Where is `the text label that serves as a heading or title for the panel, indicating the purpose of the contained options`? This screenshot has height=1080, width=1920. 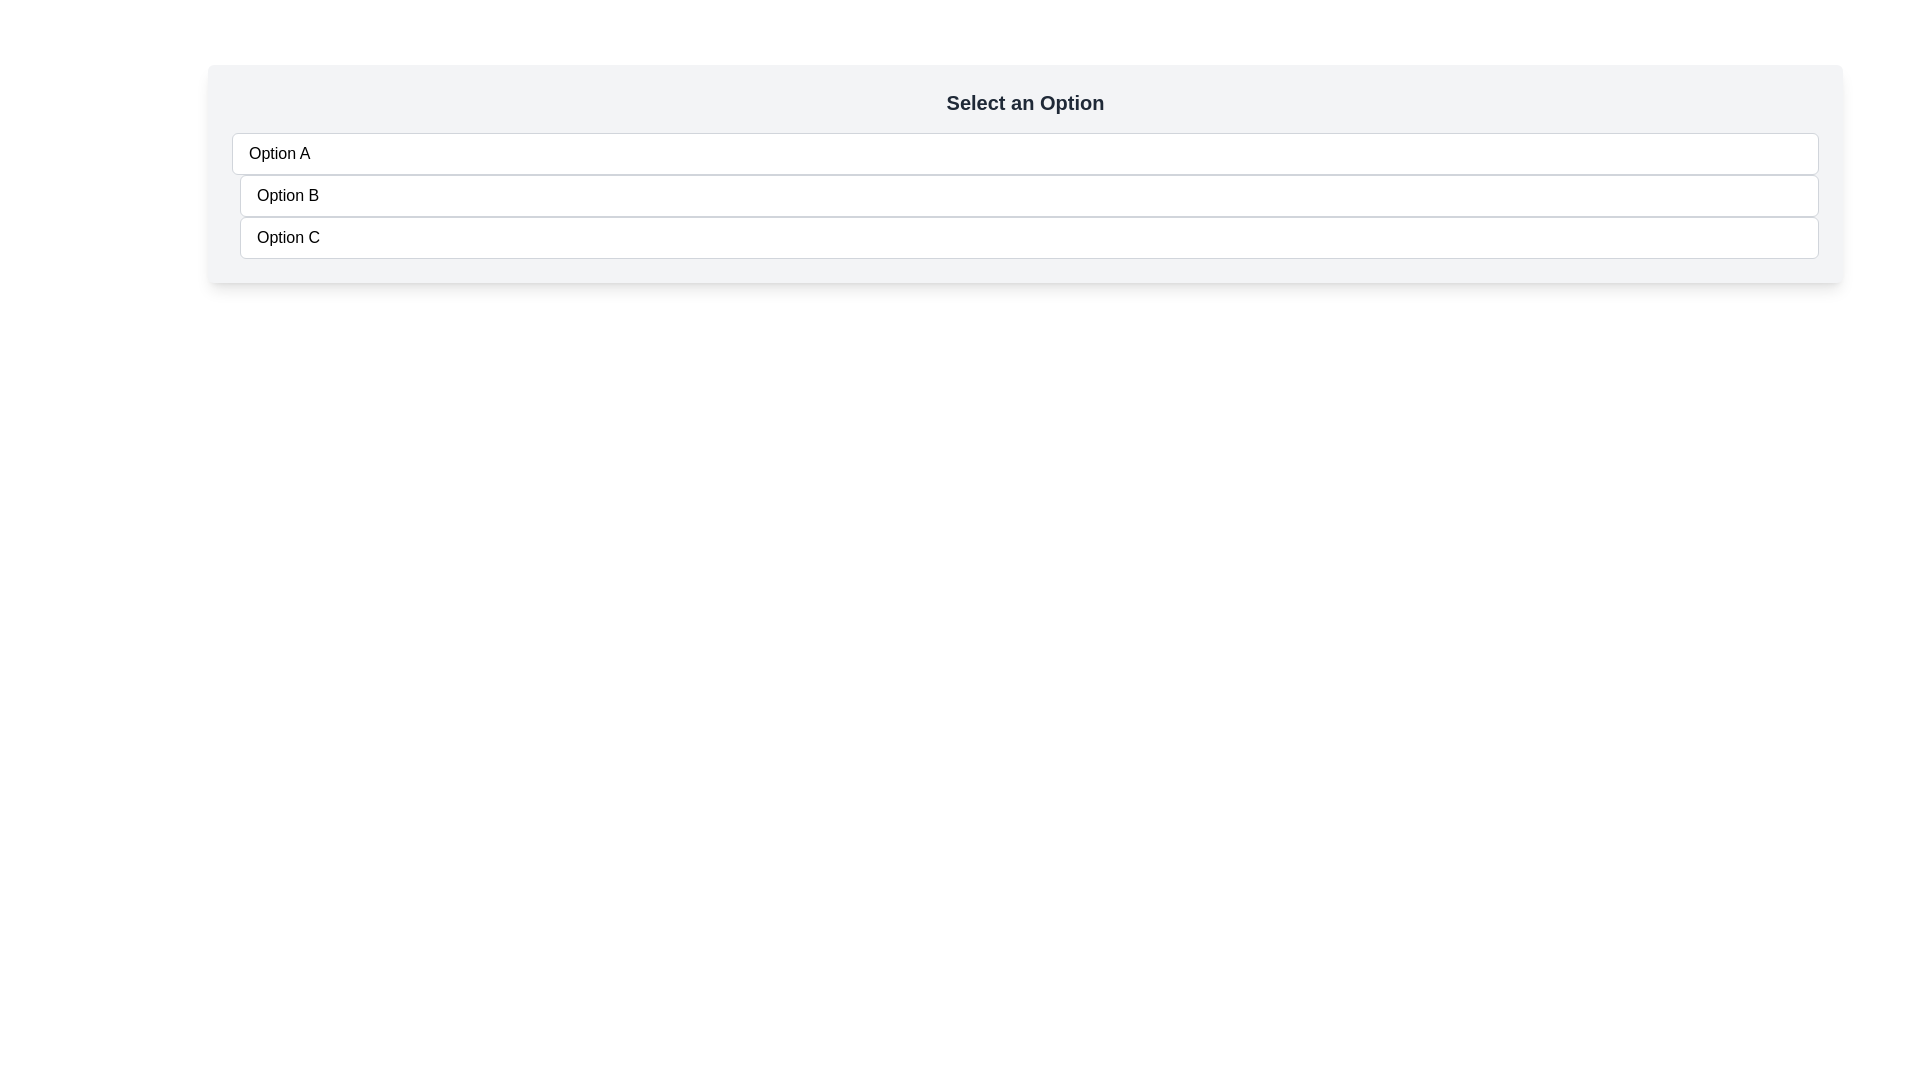 the text label that serves as a heading or title for the panel, indicating the purpose of the contained options is located at coordinates (1025, 103).